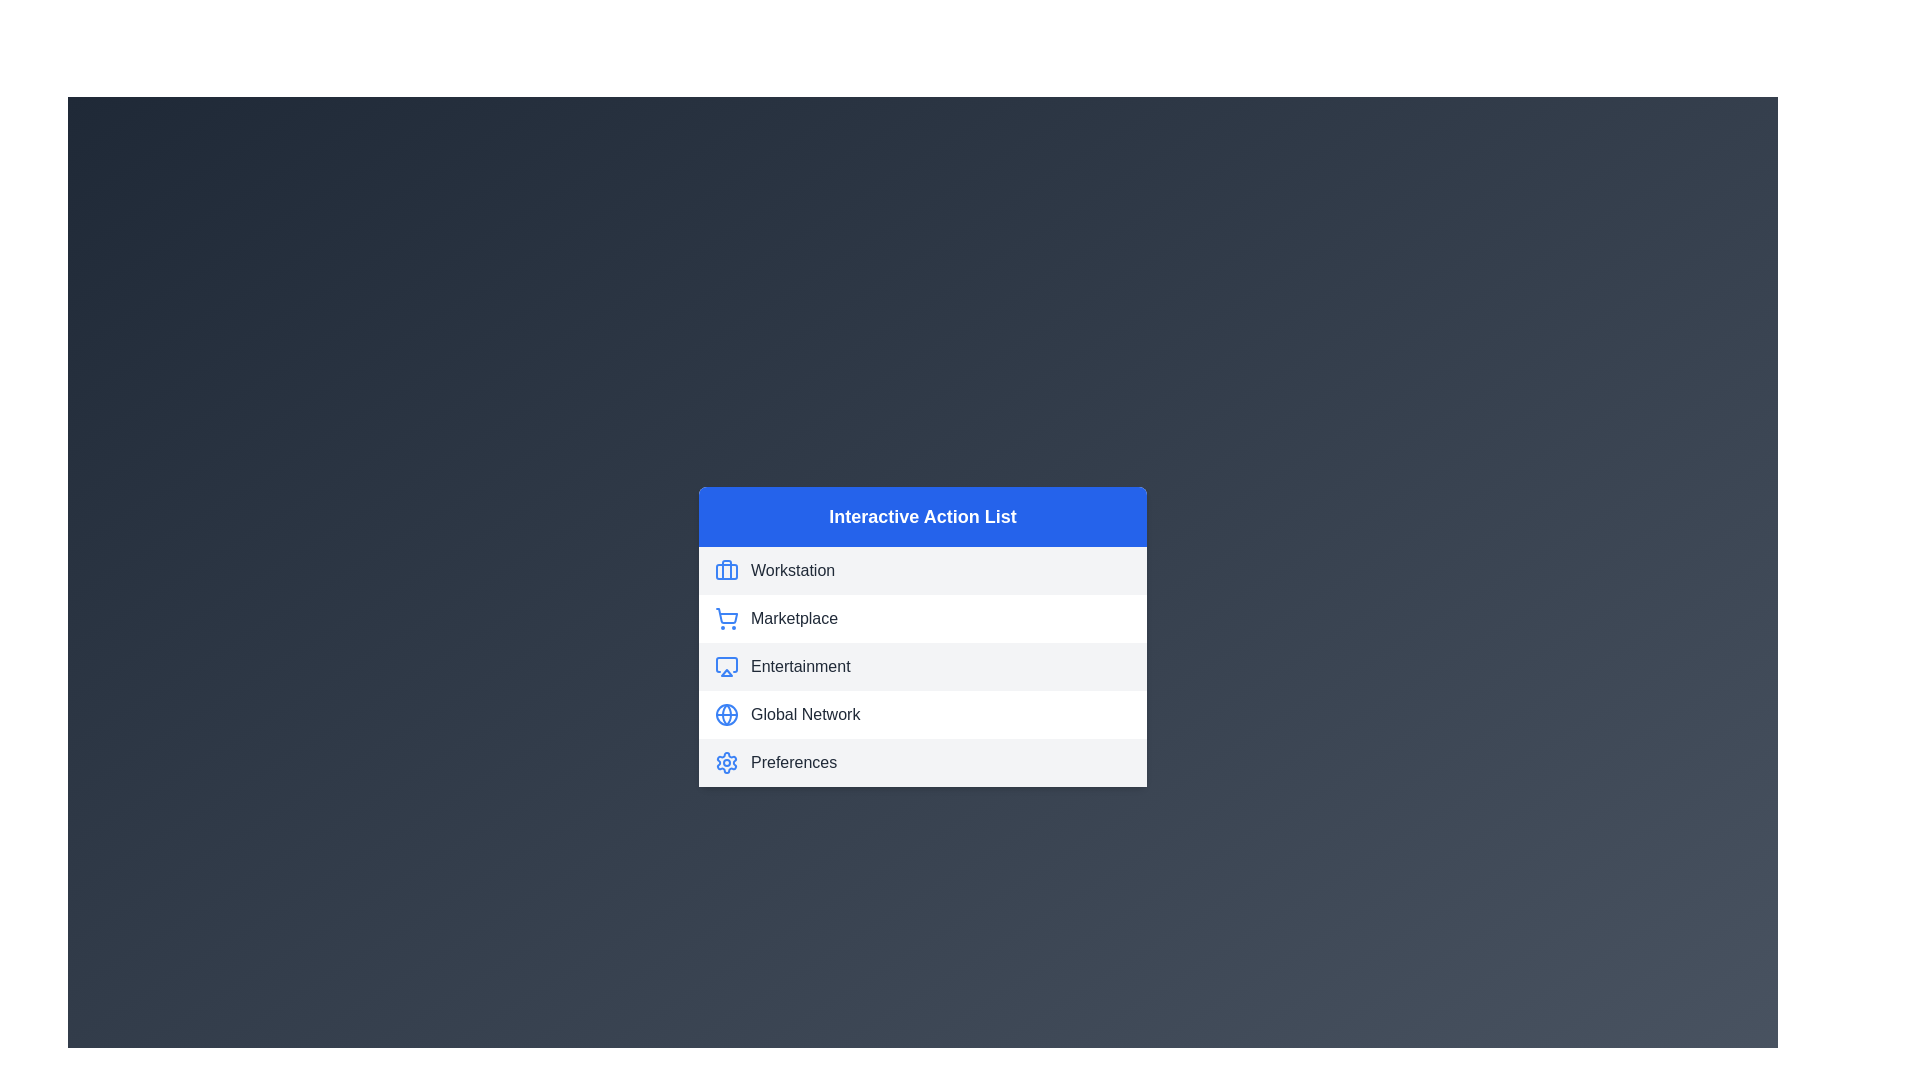 The width and height of the screenshot is (1920, 1080). Describe the element at coordinates (805, 713) in the screenshot. I see `the 'Global Network' text label which indicates the corresponding menu option, positioned between 'Entertainment' and 'Preferences' in the fourth row of the vertical list` at that location.